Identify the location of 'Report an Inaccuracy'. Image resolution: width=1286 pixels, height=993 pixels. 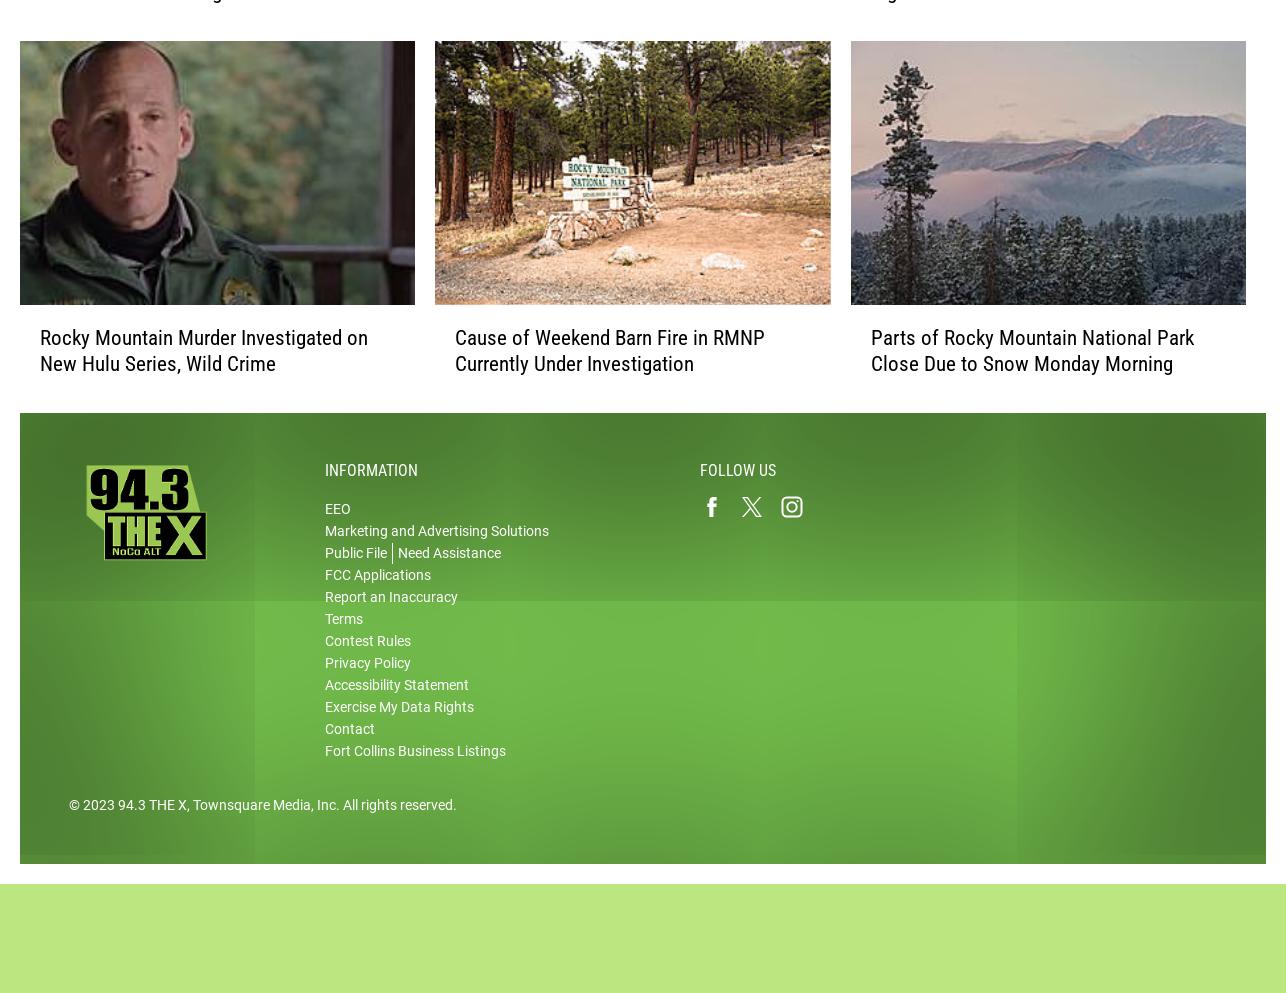
(323, 617).